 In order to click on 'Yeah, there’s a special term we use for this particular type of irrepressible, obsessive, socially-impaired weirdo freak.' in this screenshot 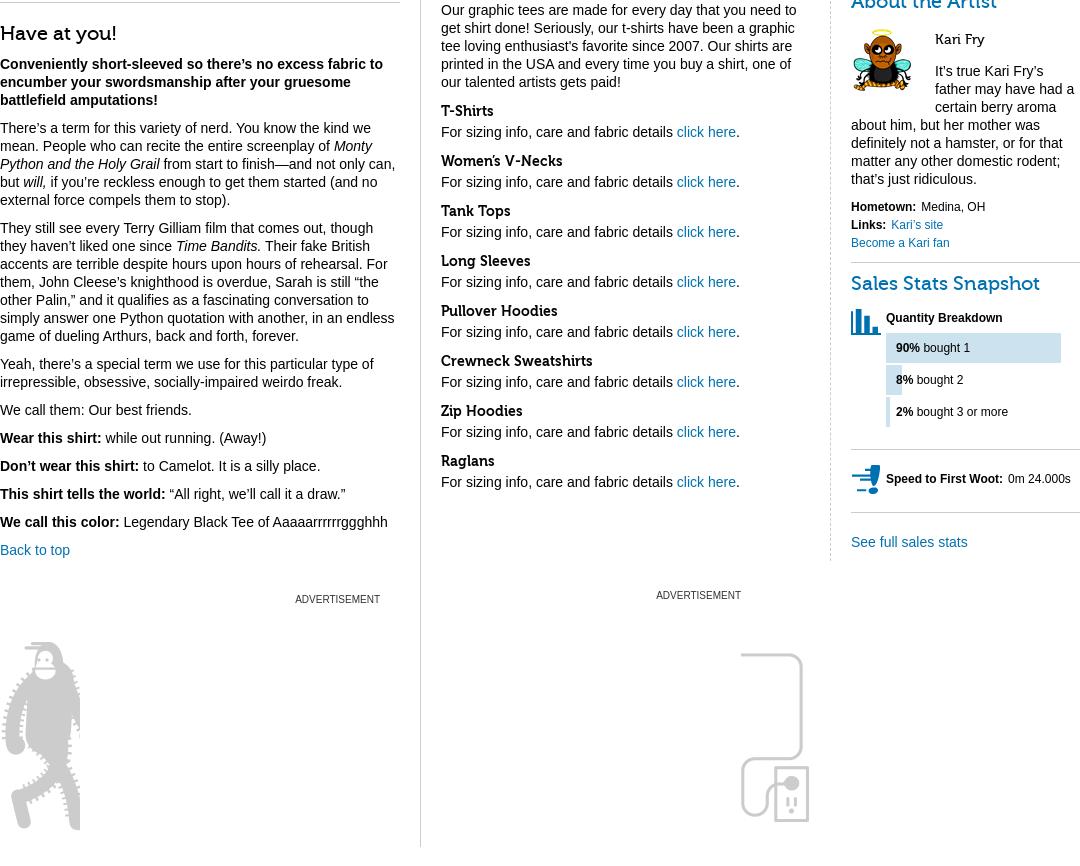, I will do `click(186, 371)`.